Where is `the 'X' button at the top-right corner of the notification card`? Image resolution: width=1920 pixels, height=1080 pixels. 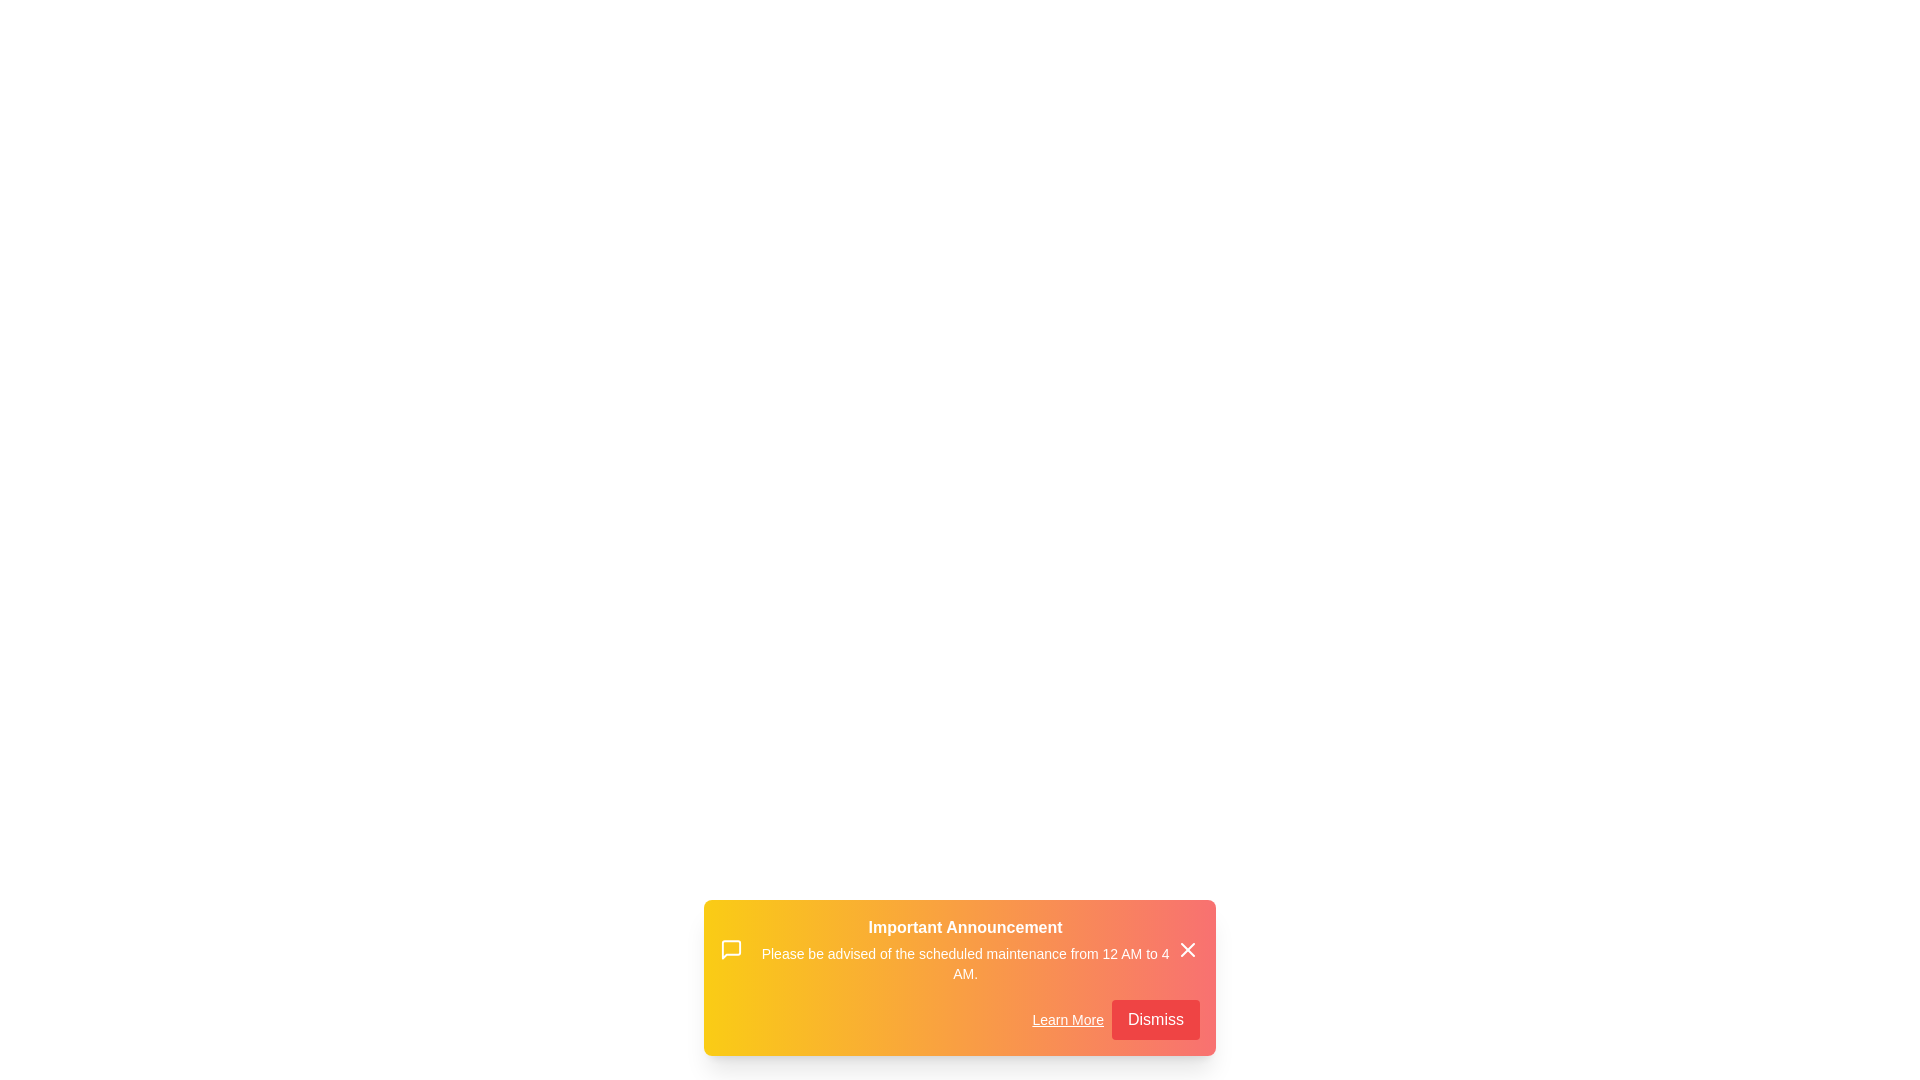
the 'X' button at the top-right corner of the notification card is located at coordinates (1188, 948).